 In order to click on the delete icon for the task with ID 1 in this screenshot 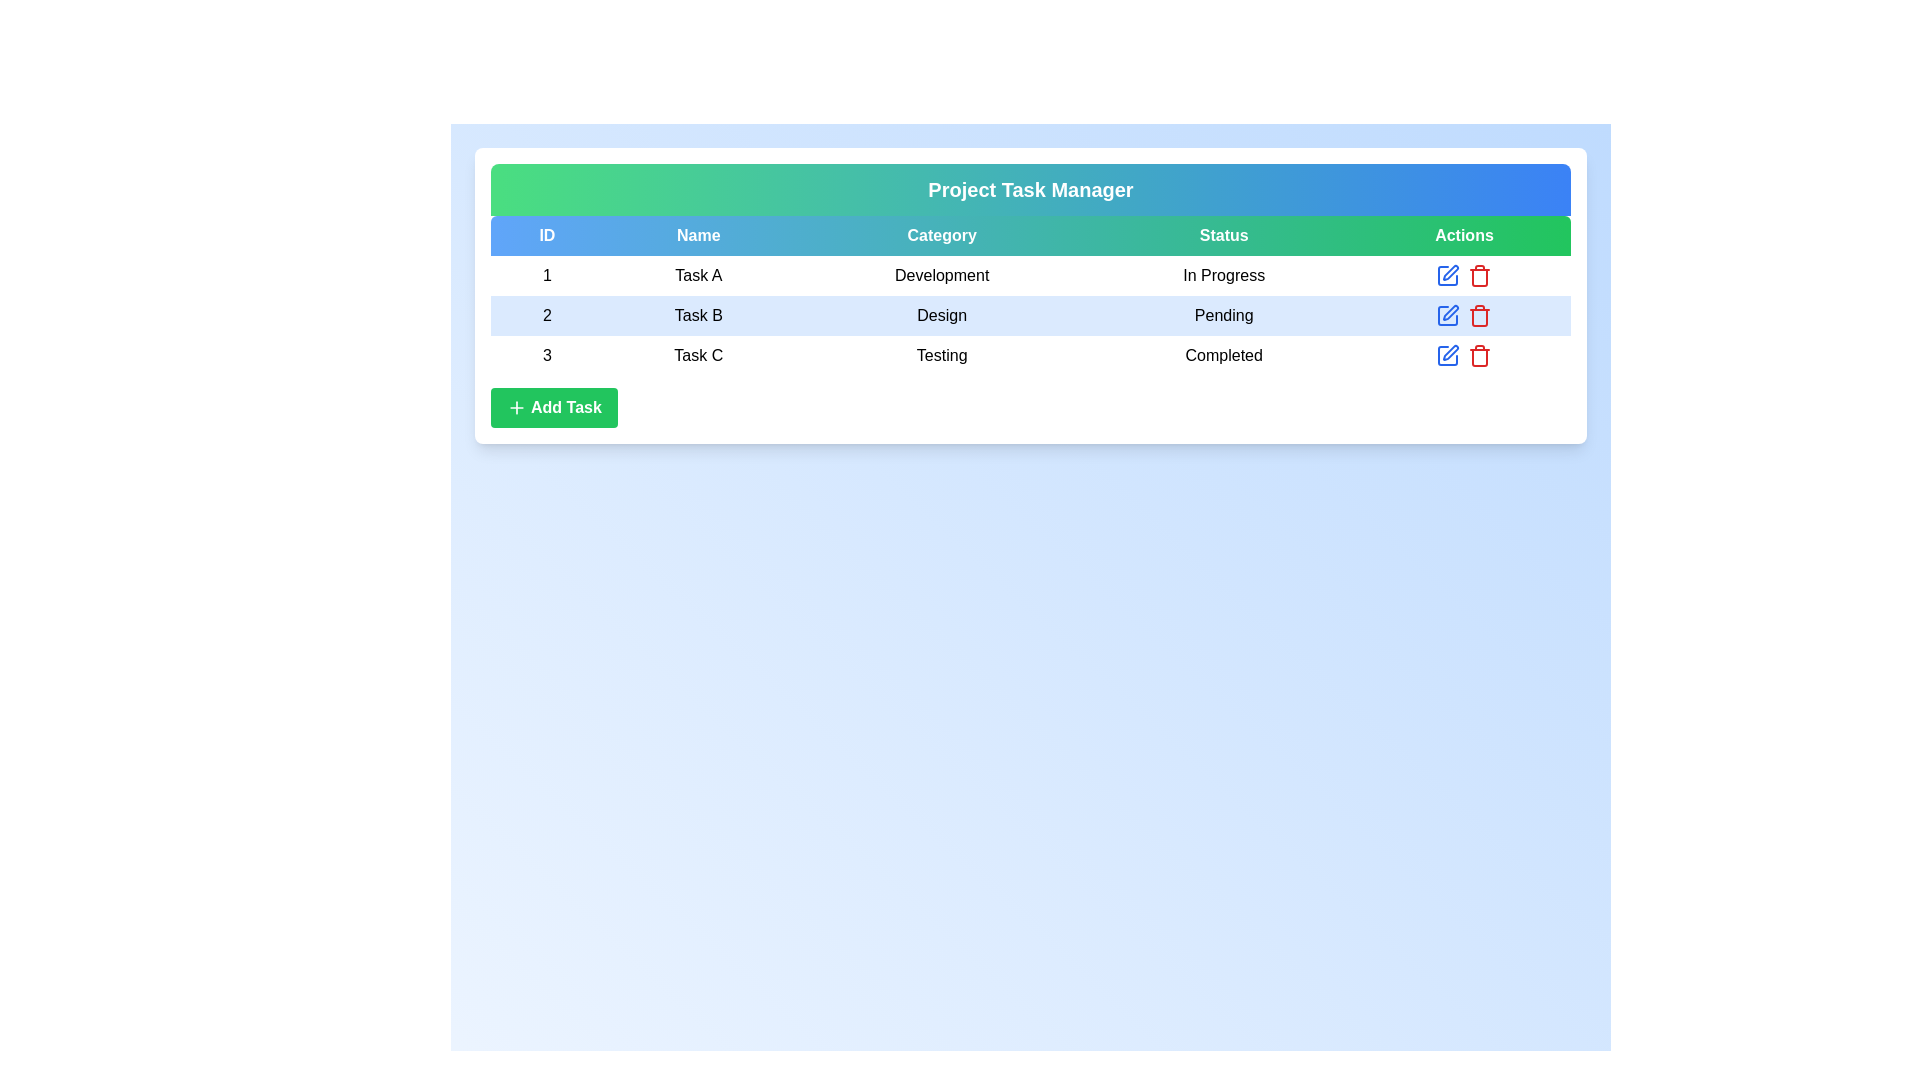, I will do `click(1480, 276)`.